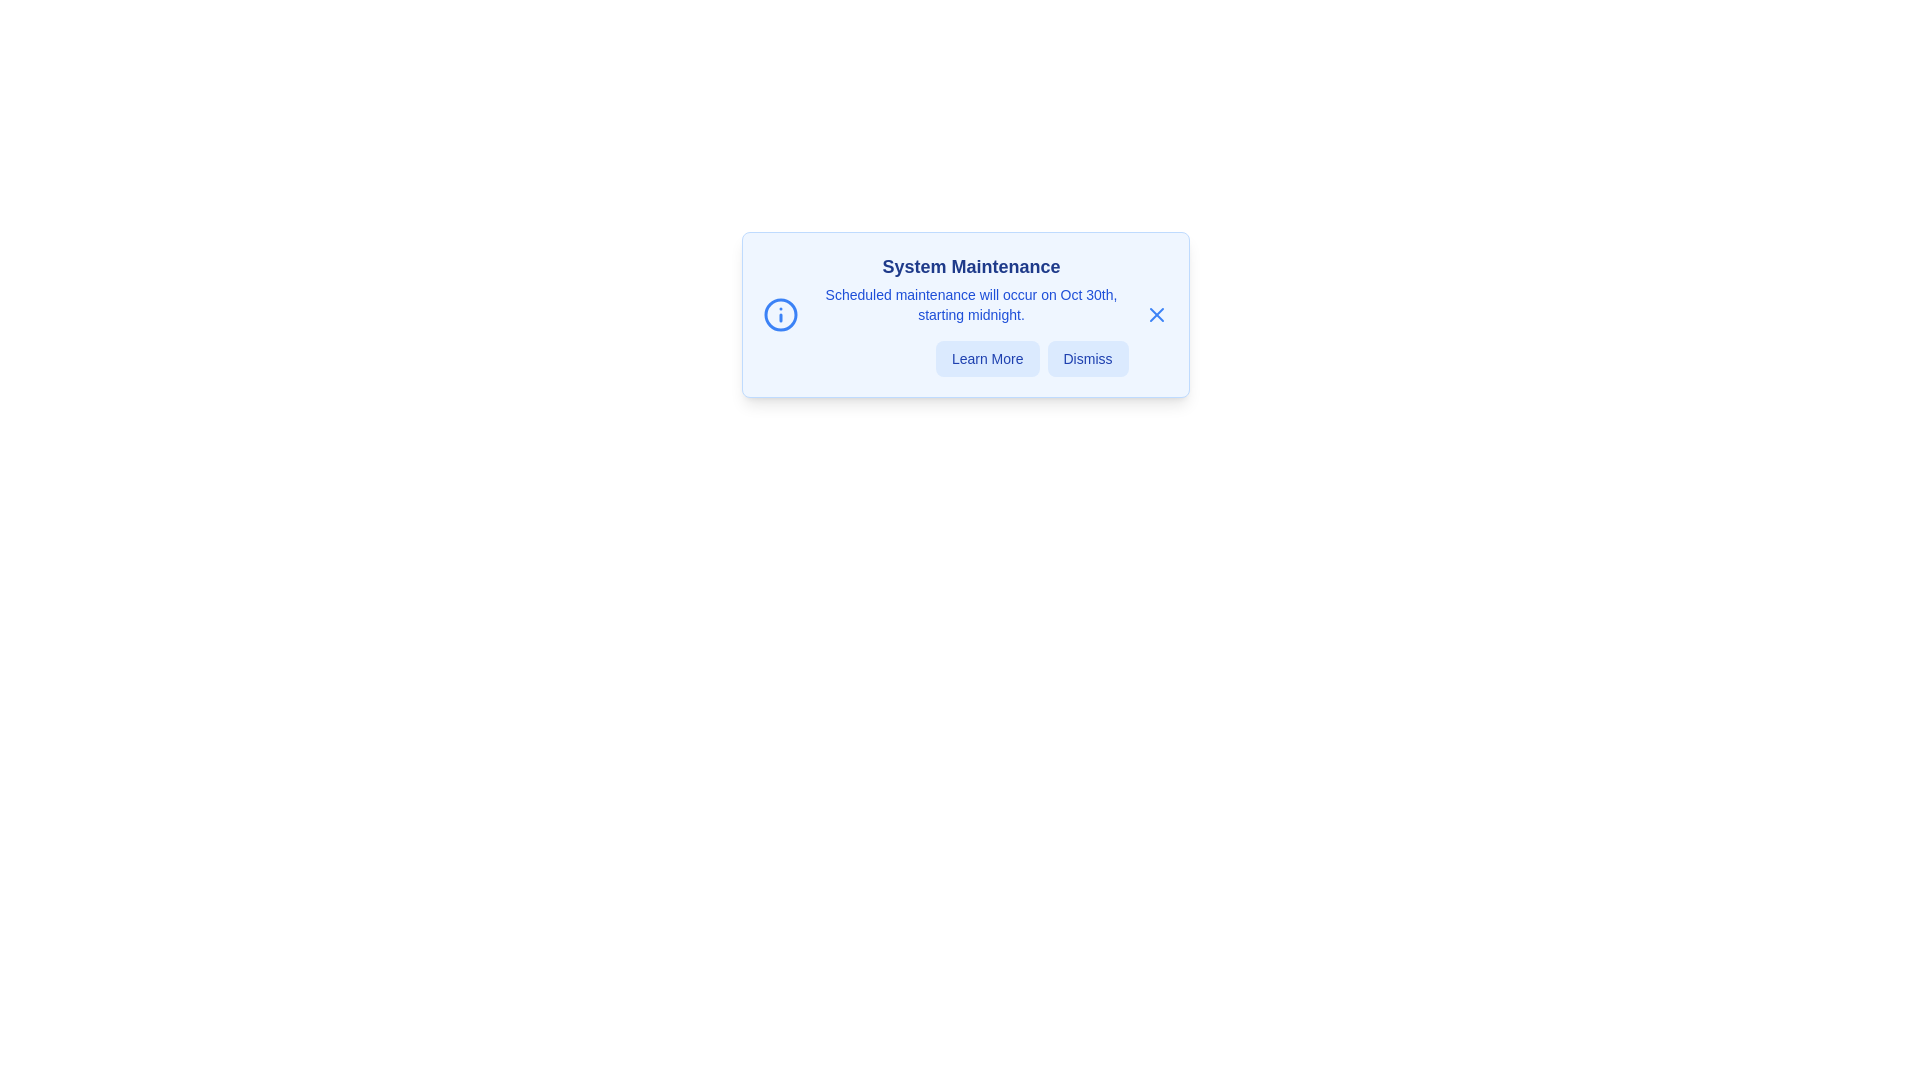 The height and width of the screenshot is (1080, 1920). What do you see at coordinates (971, 304) in the screenshot?
I see `the text block styled in a smaller blue font, which reads 'Scheduled maintenance will occur on Oct 30th, starting midnight.', located below the title 'System Maintenance'` at bounding box center [971, 304].